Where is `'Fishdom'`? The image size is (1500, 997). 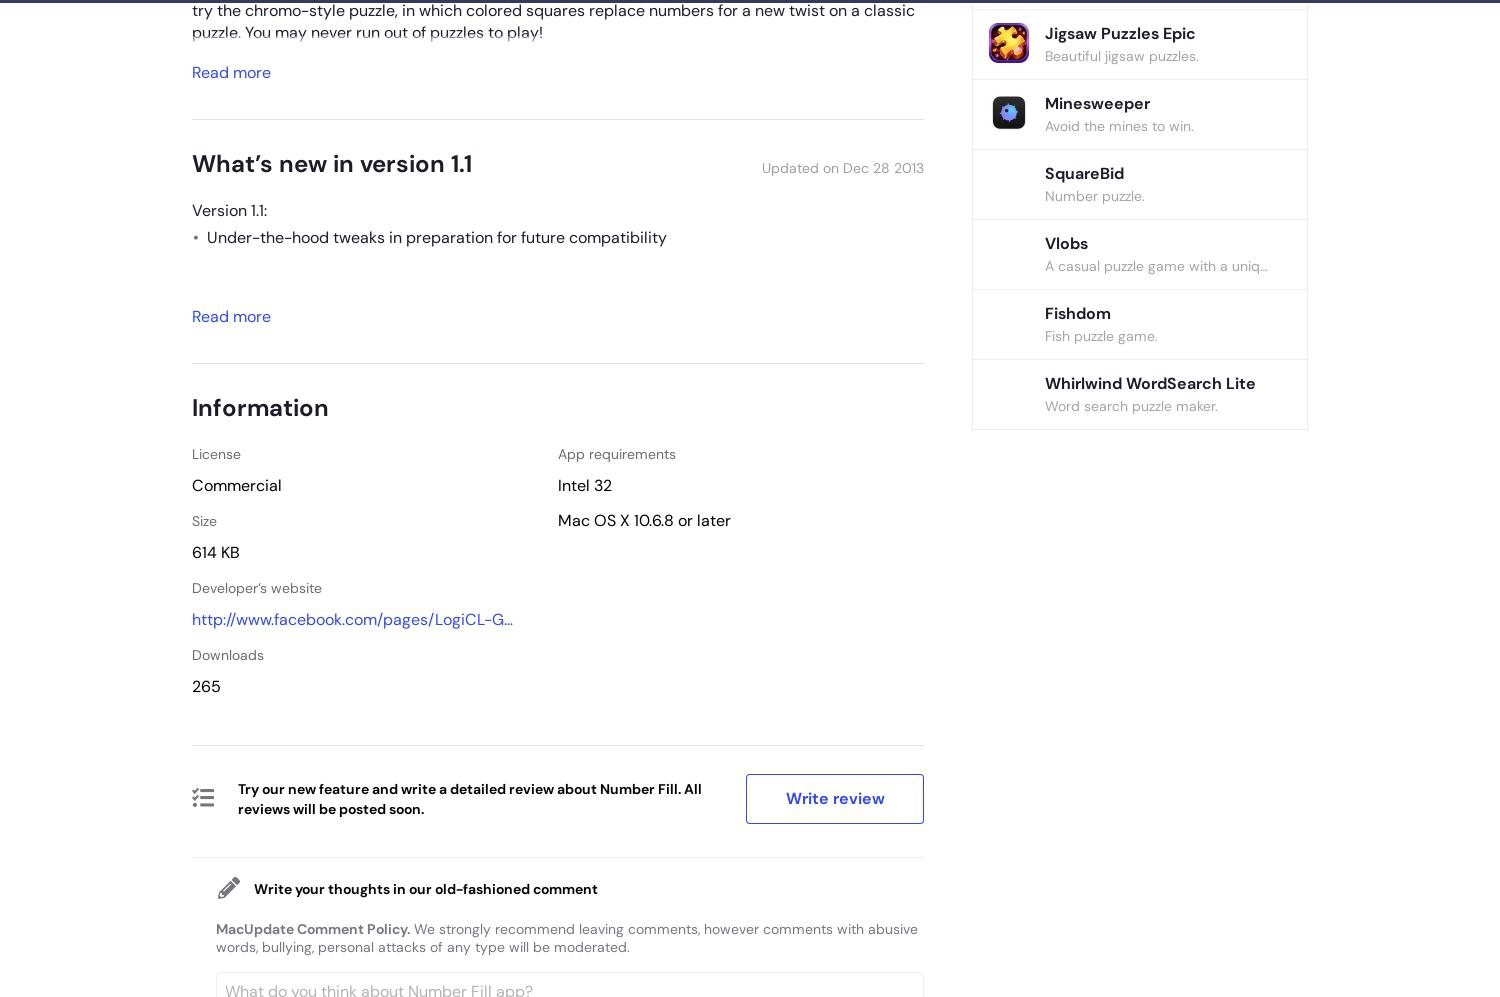 'Fishdom' is located at coordinates (1045, 313).